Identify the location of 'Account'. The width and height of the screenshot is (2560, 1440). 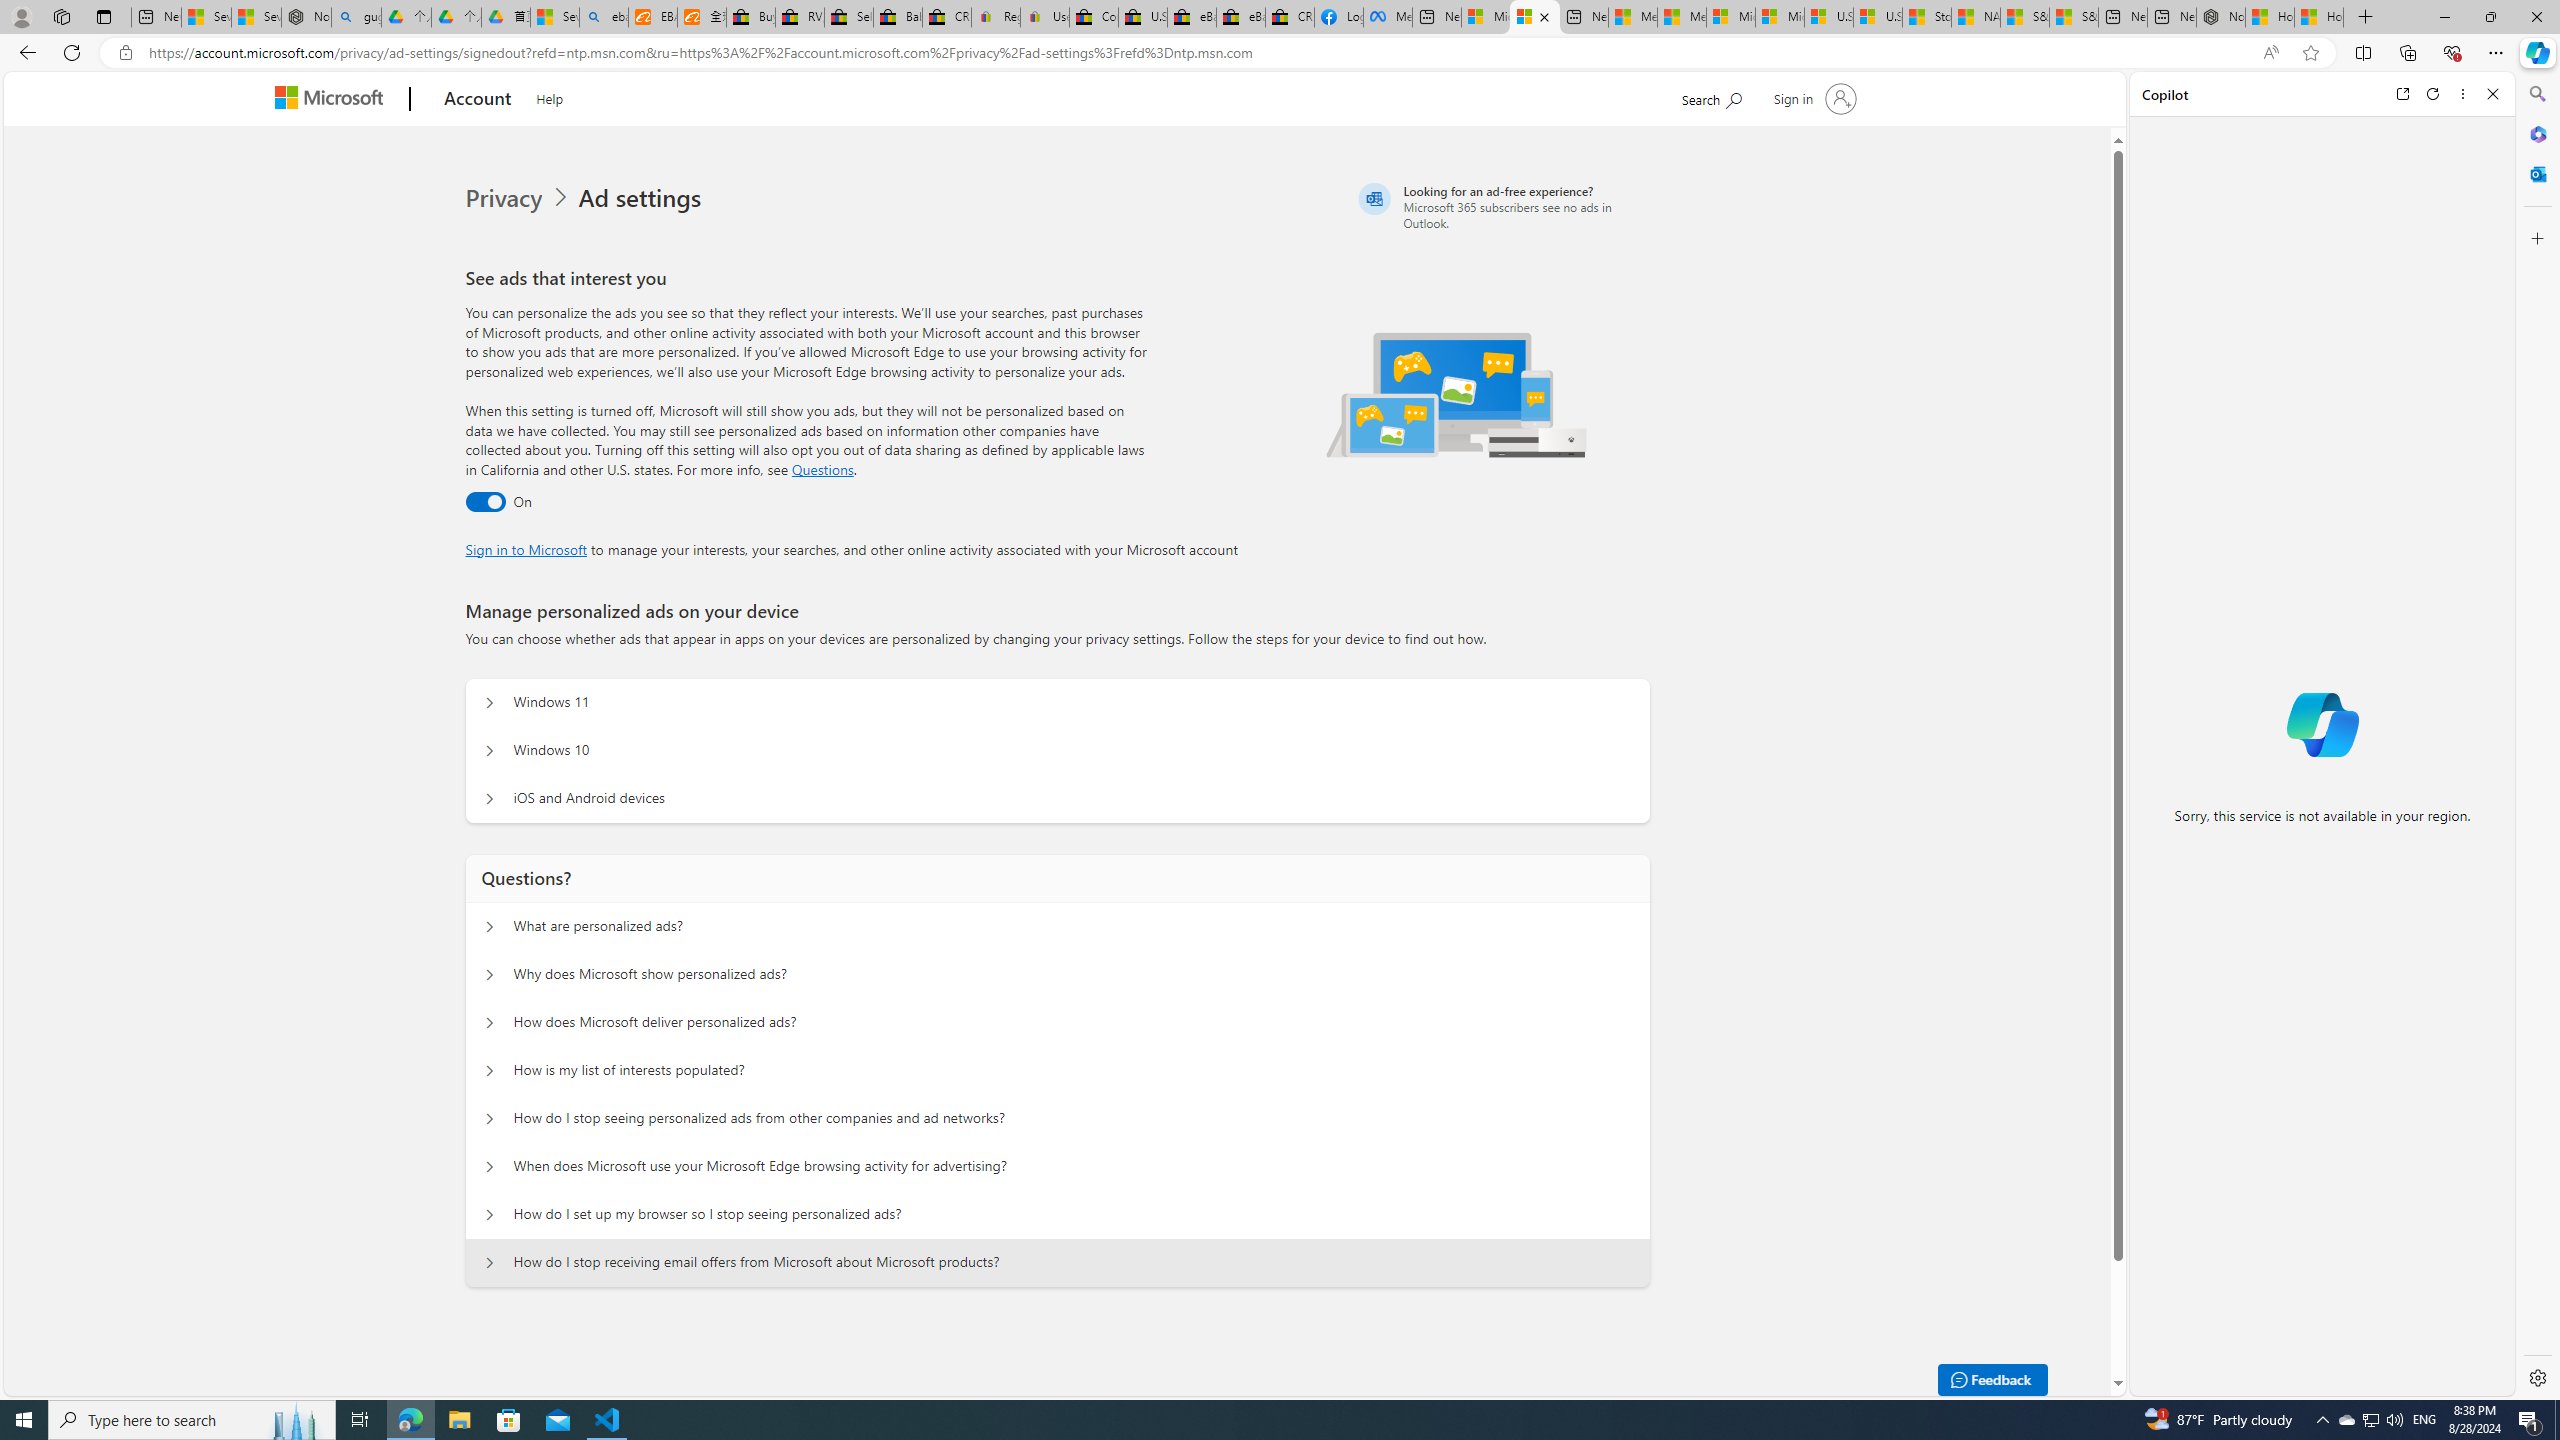
(477, 99).